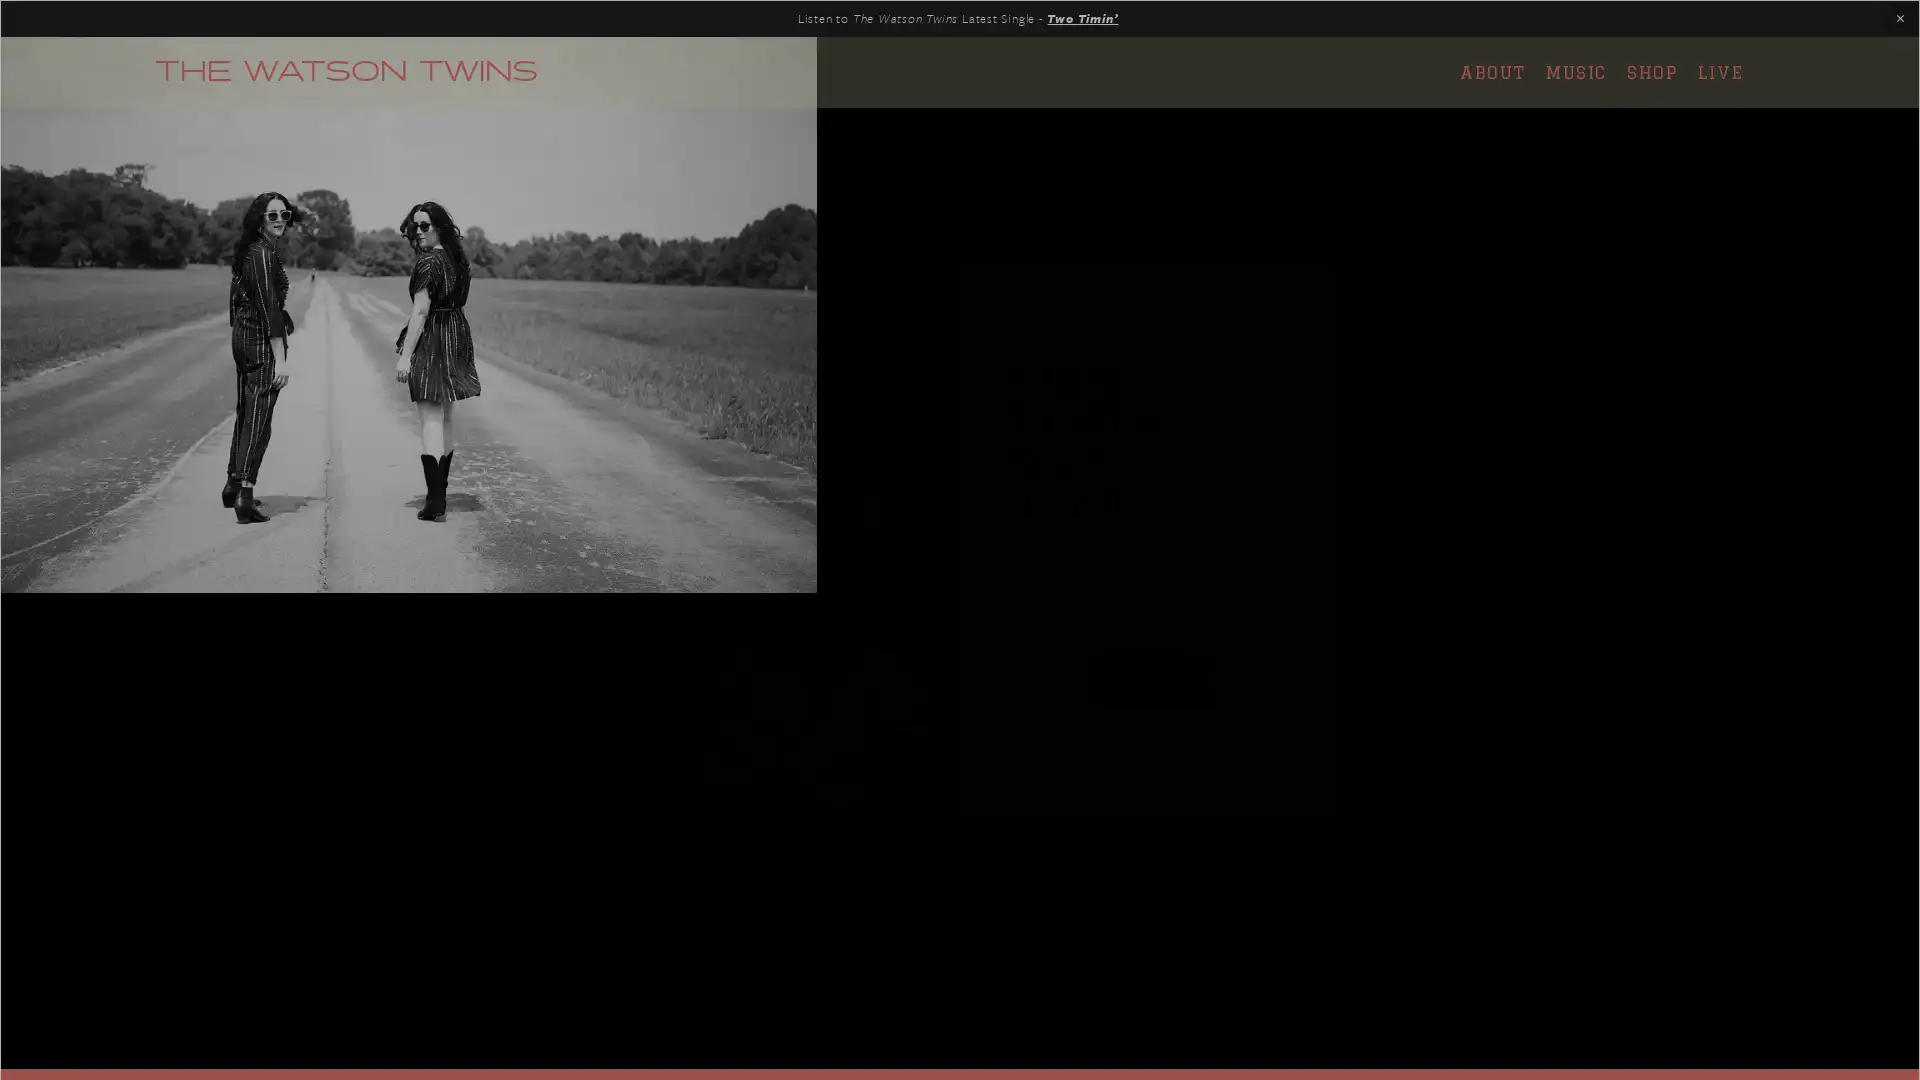 The height and width of the screenshot is (1080, 1920). I want to click on Close, so click(1311, 285).